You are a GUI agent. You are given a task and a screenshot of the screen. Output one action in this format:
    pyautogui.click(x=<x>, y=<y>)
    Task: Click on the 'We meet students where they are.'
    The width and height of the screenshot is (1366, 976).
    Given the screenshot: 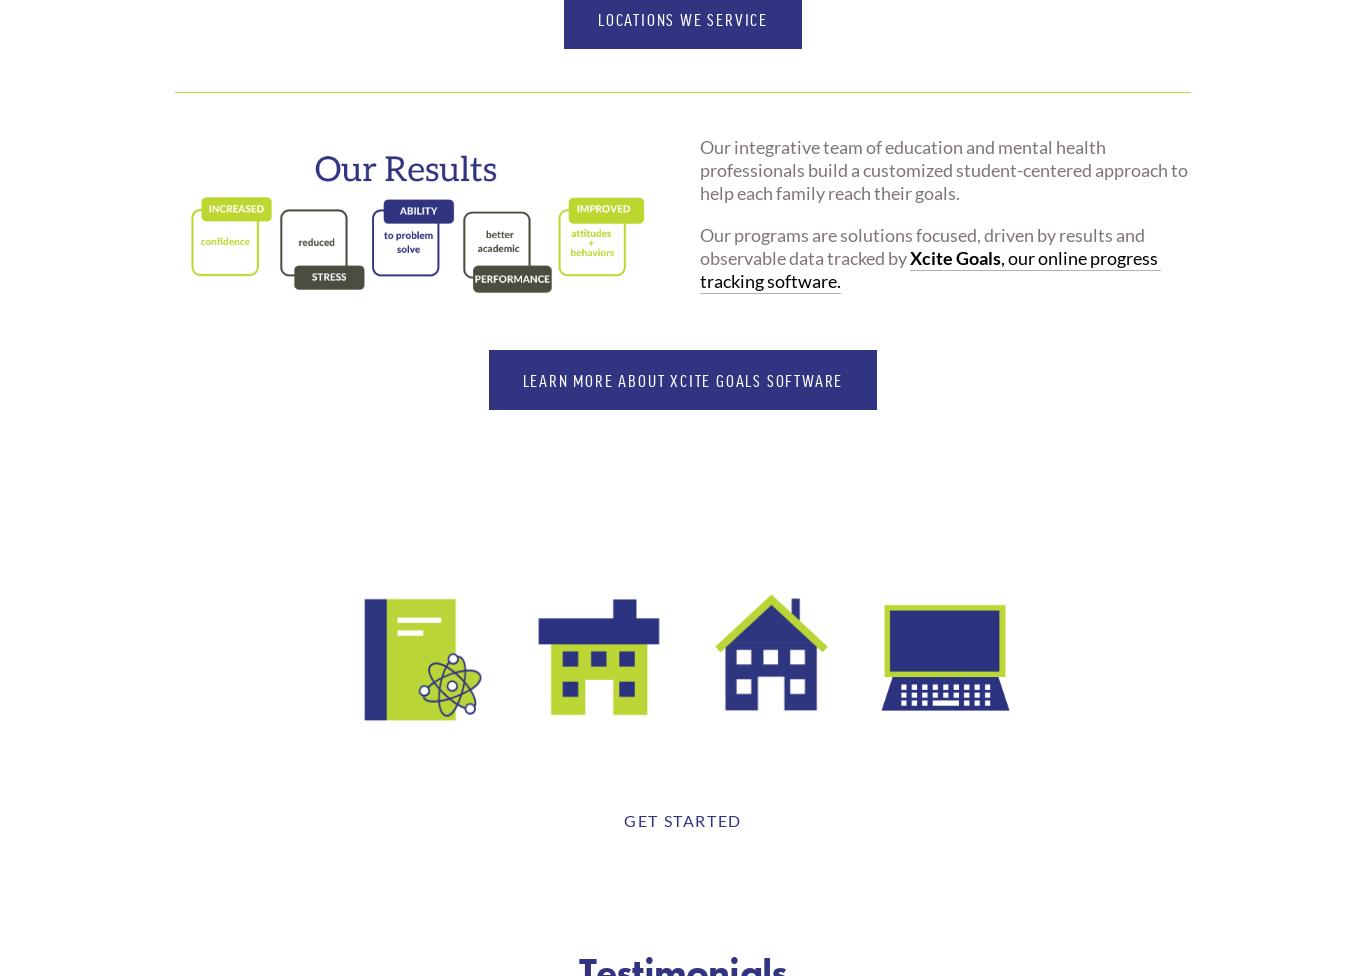 What is the action you would take?
    pyautogui.click(x=681, y=539)
    